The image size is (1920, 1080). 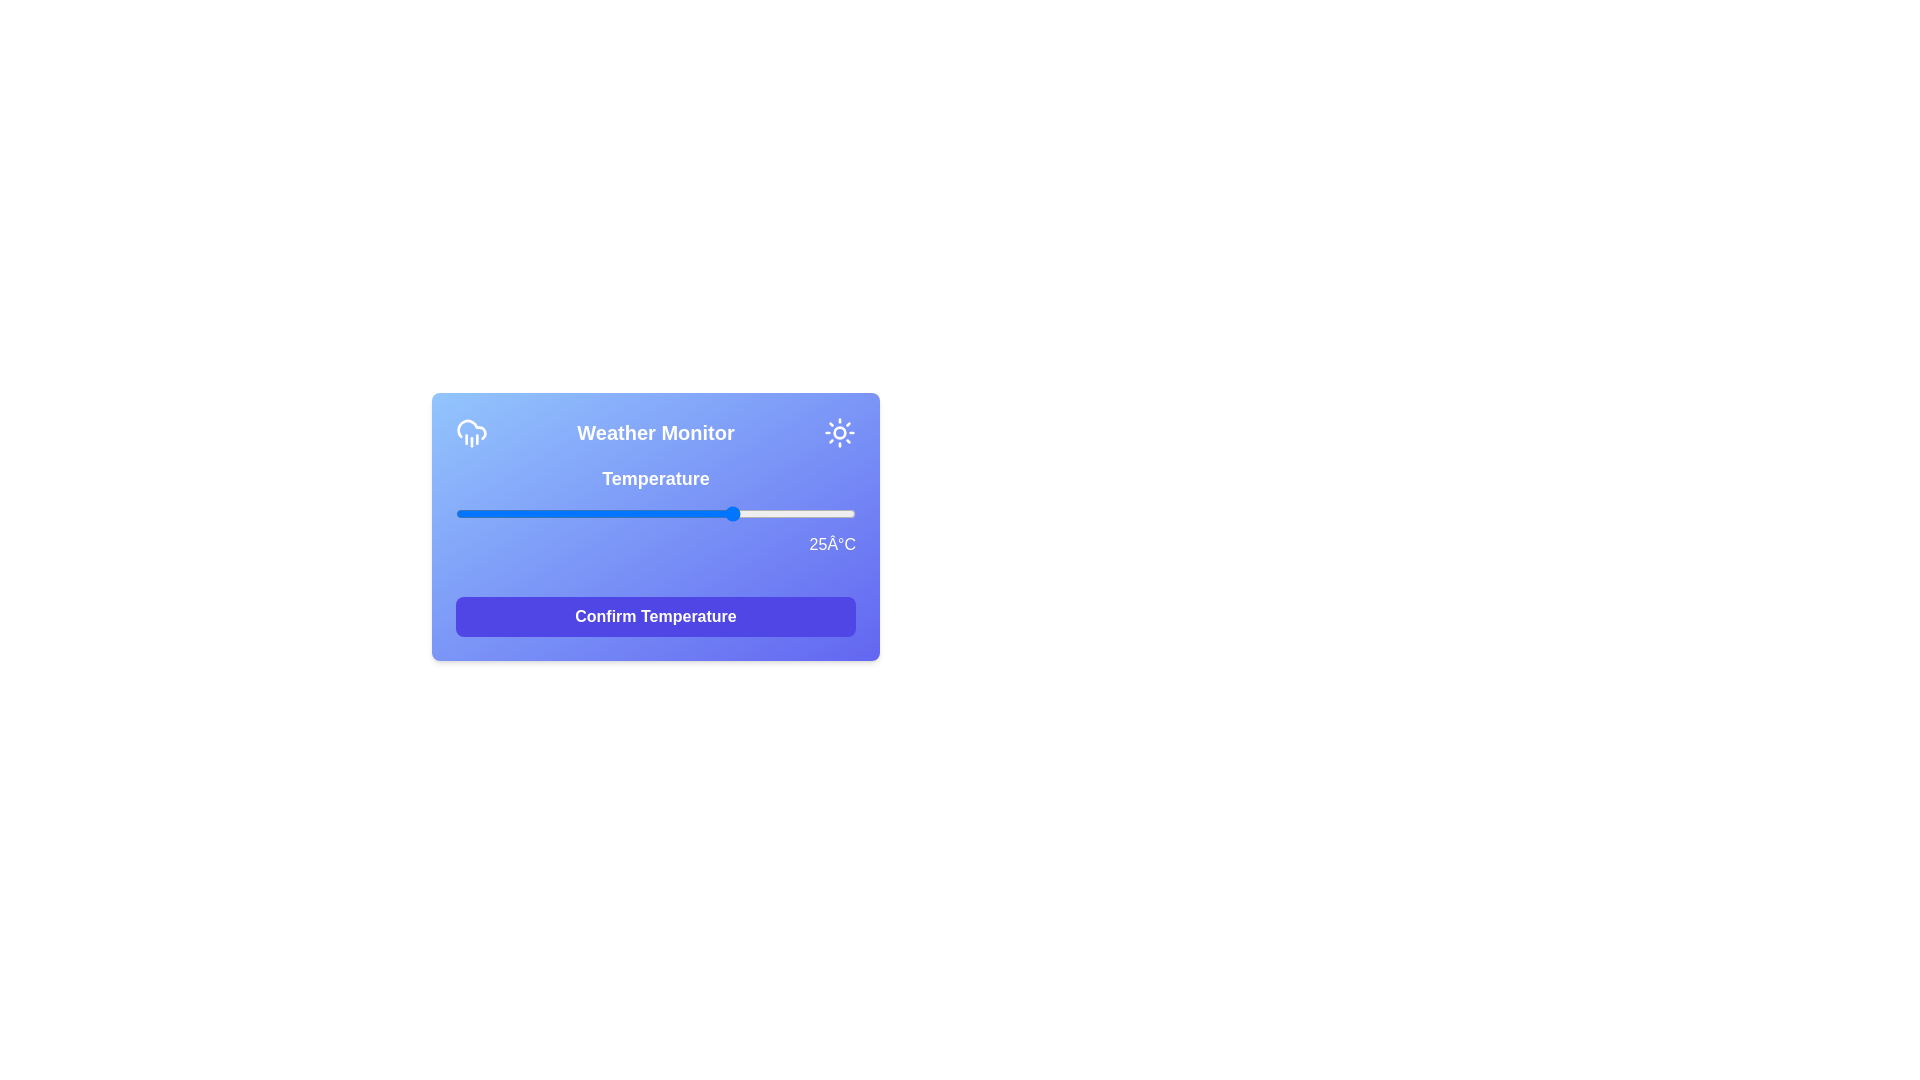 What do you see at coordinates (840, 431) in the screenshot?
I see `the sun icon located in the top-right corner of the 'Weather Monitor' panel` at bounding box center [840, 431].